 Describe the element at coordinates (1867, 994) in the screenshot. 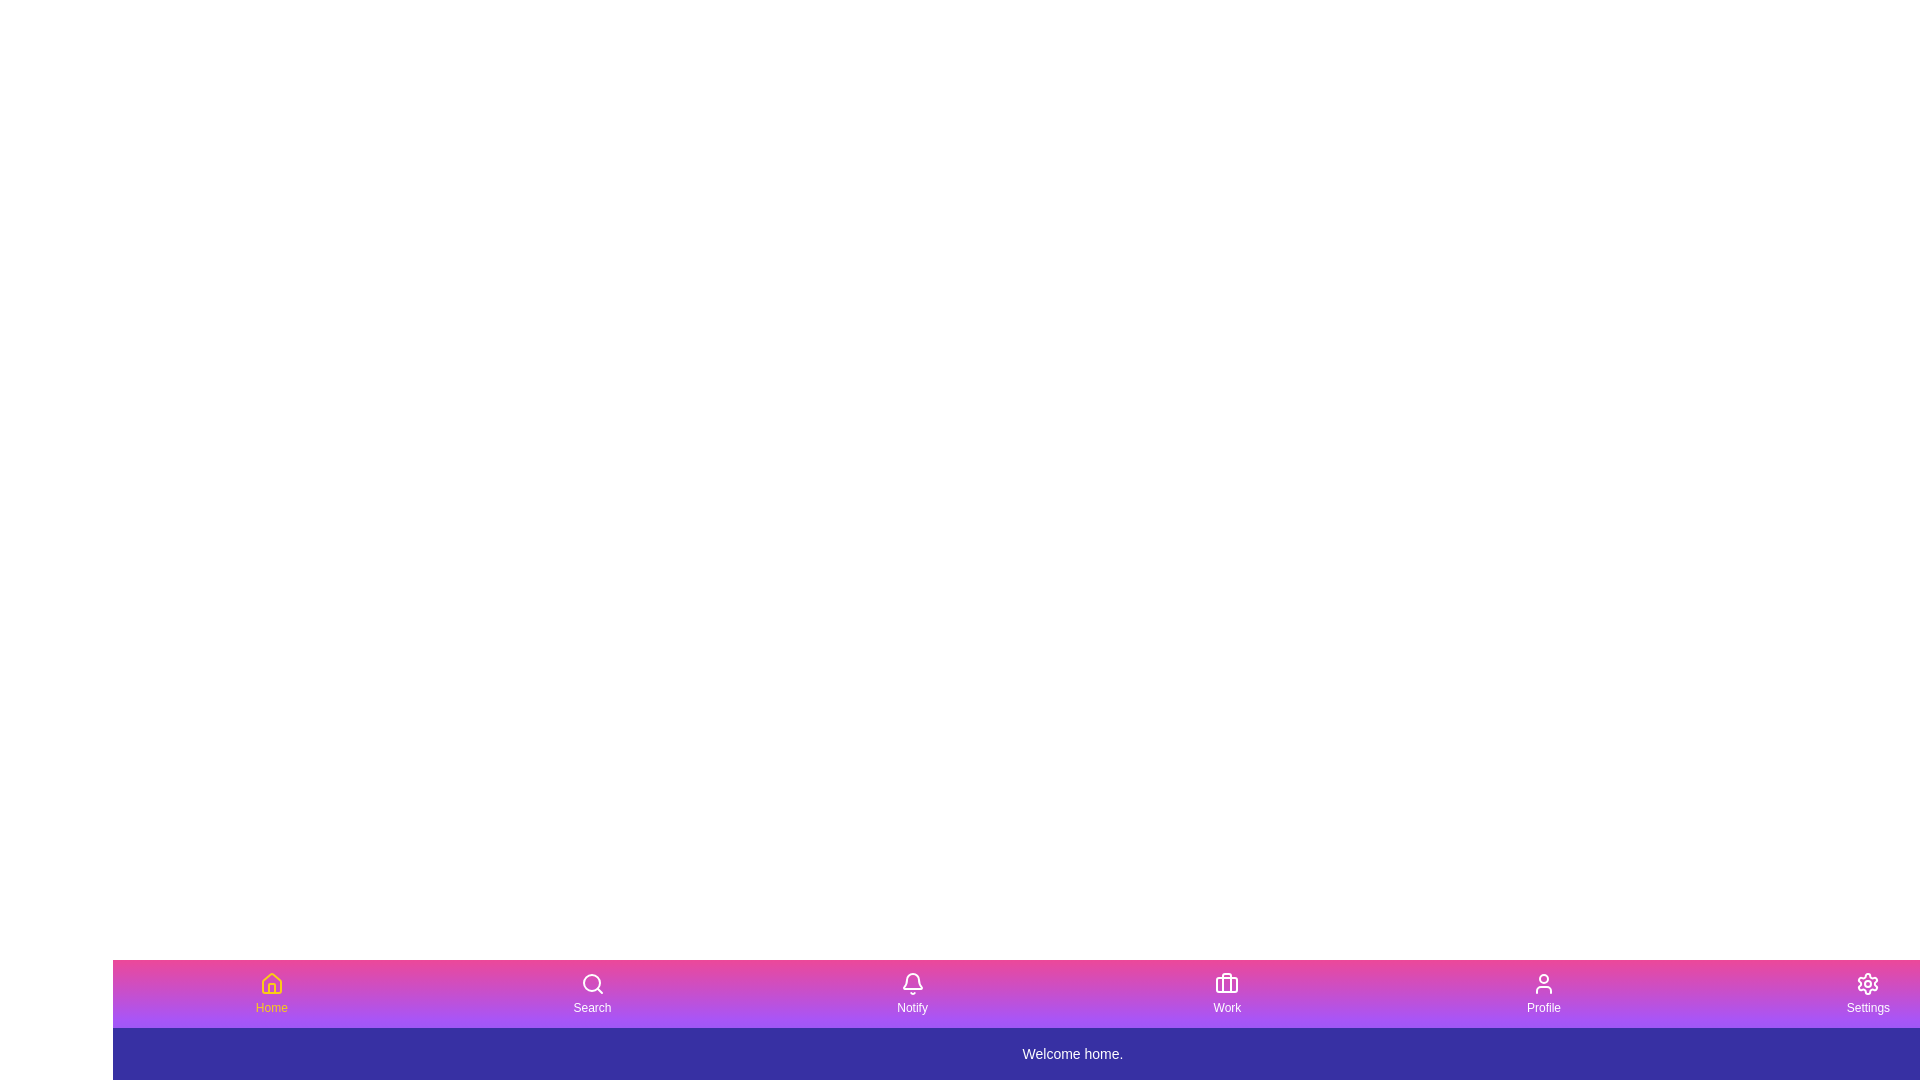

I see `the Settings button` at that location.